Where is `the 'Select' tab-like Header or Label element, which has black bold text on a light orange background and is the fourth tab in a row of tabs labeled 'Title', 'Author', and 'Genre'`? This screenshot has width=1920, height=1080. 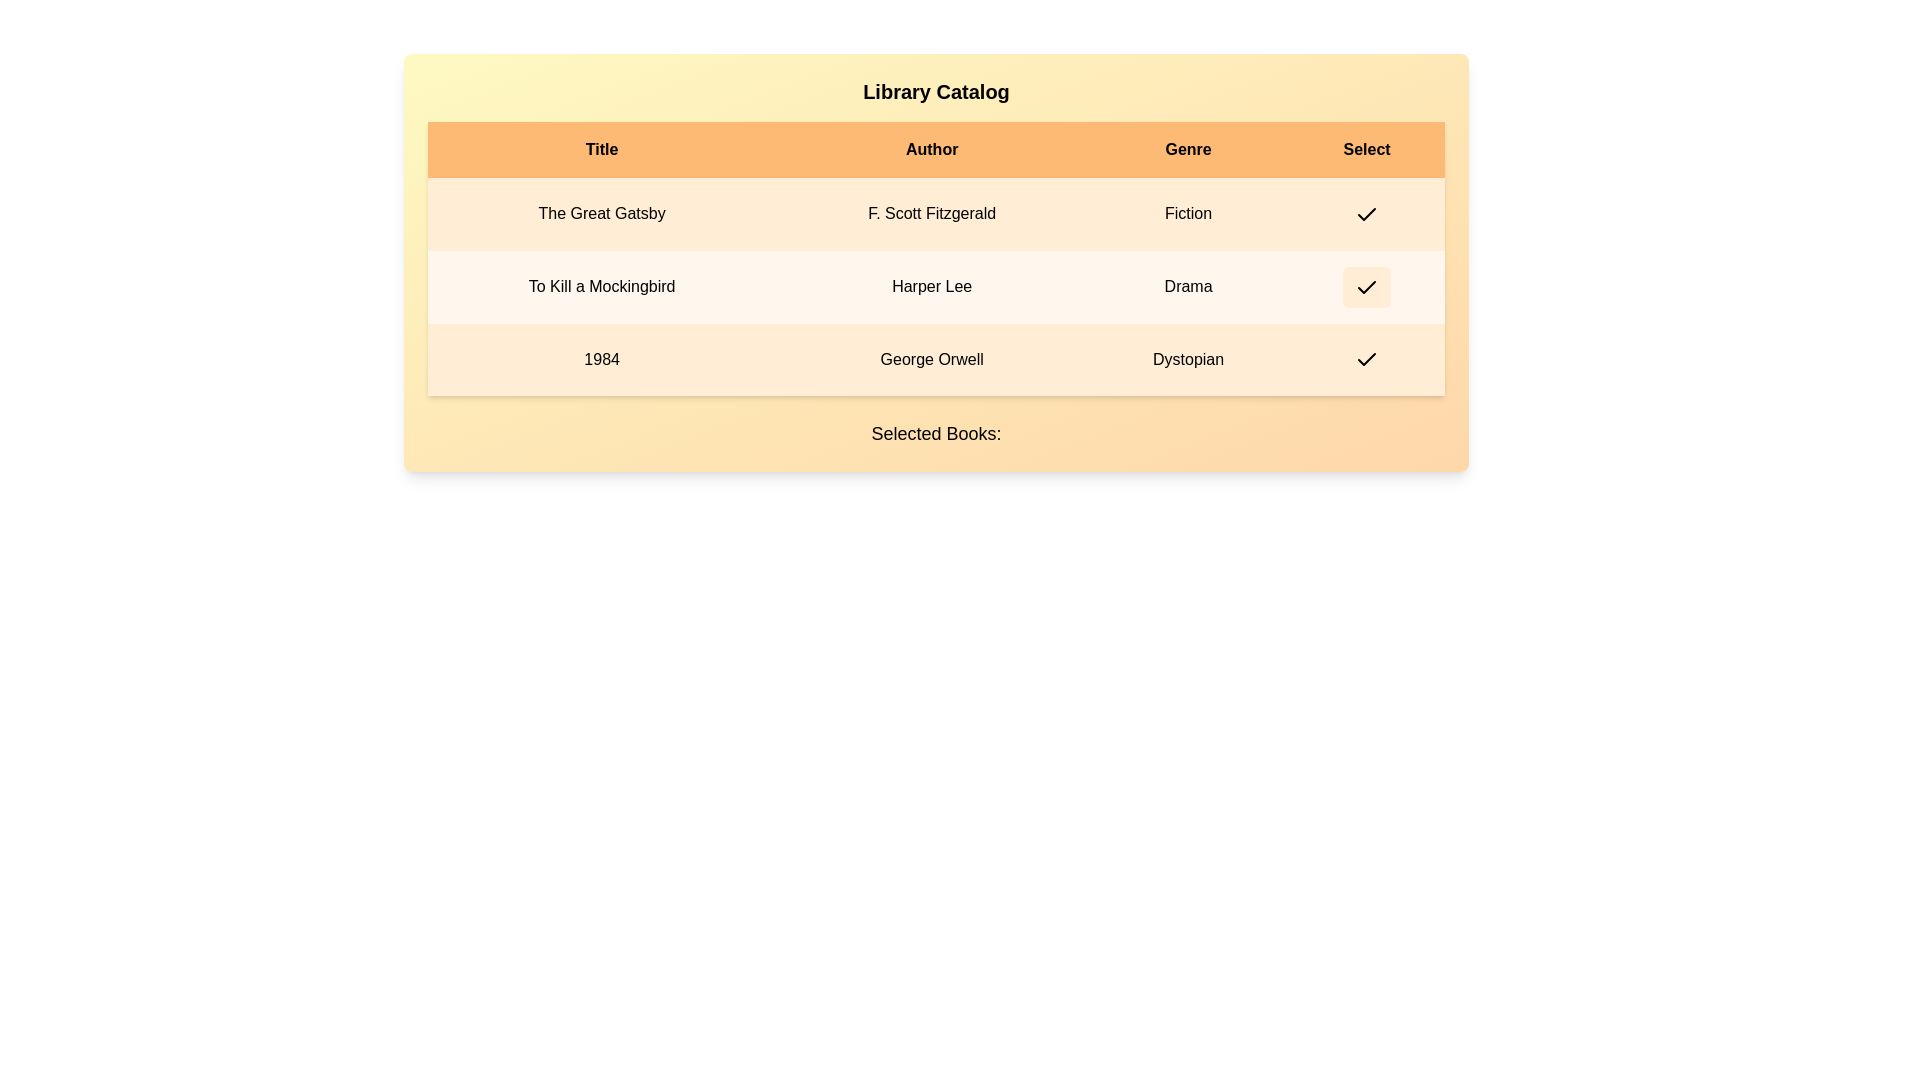
the 'Select' tab-like Header or Label element, which has black bold text on a light orange background and is the fourth tab in a row of tabs labeled 'Title', 'Author', and 'Genre' is located at coordinates (1366, 149).